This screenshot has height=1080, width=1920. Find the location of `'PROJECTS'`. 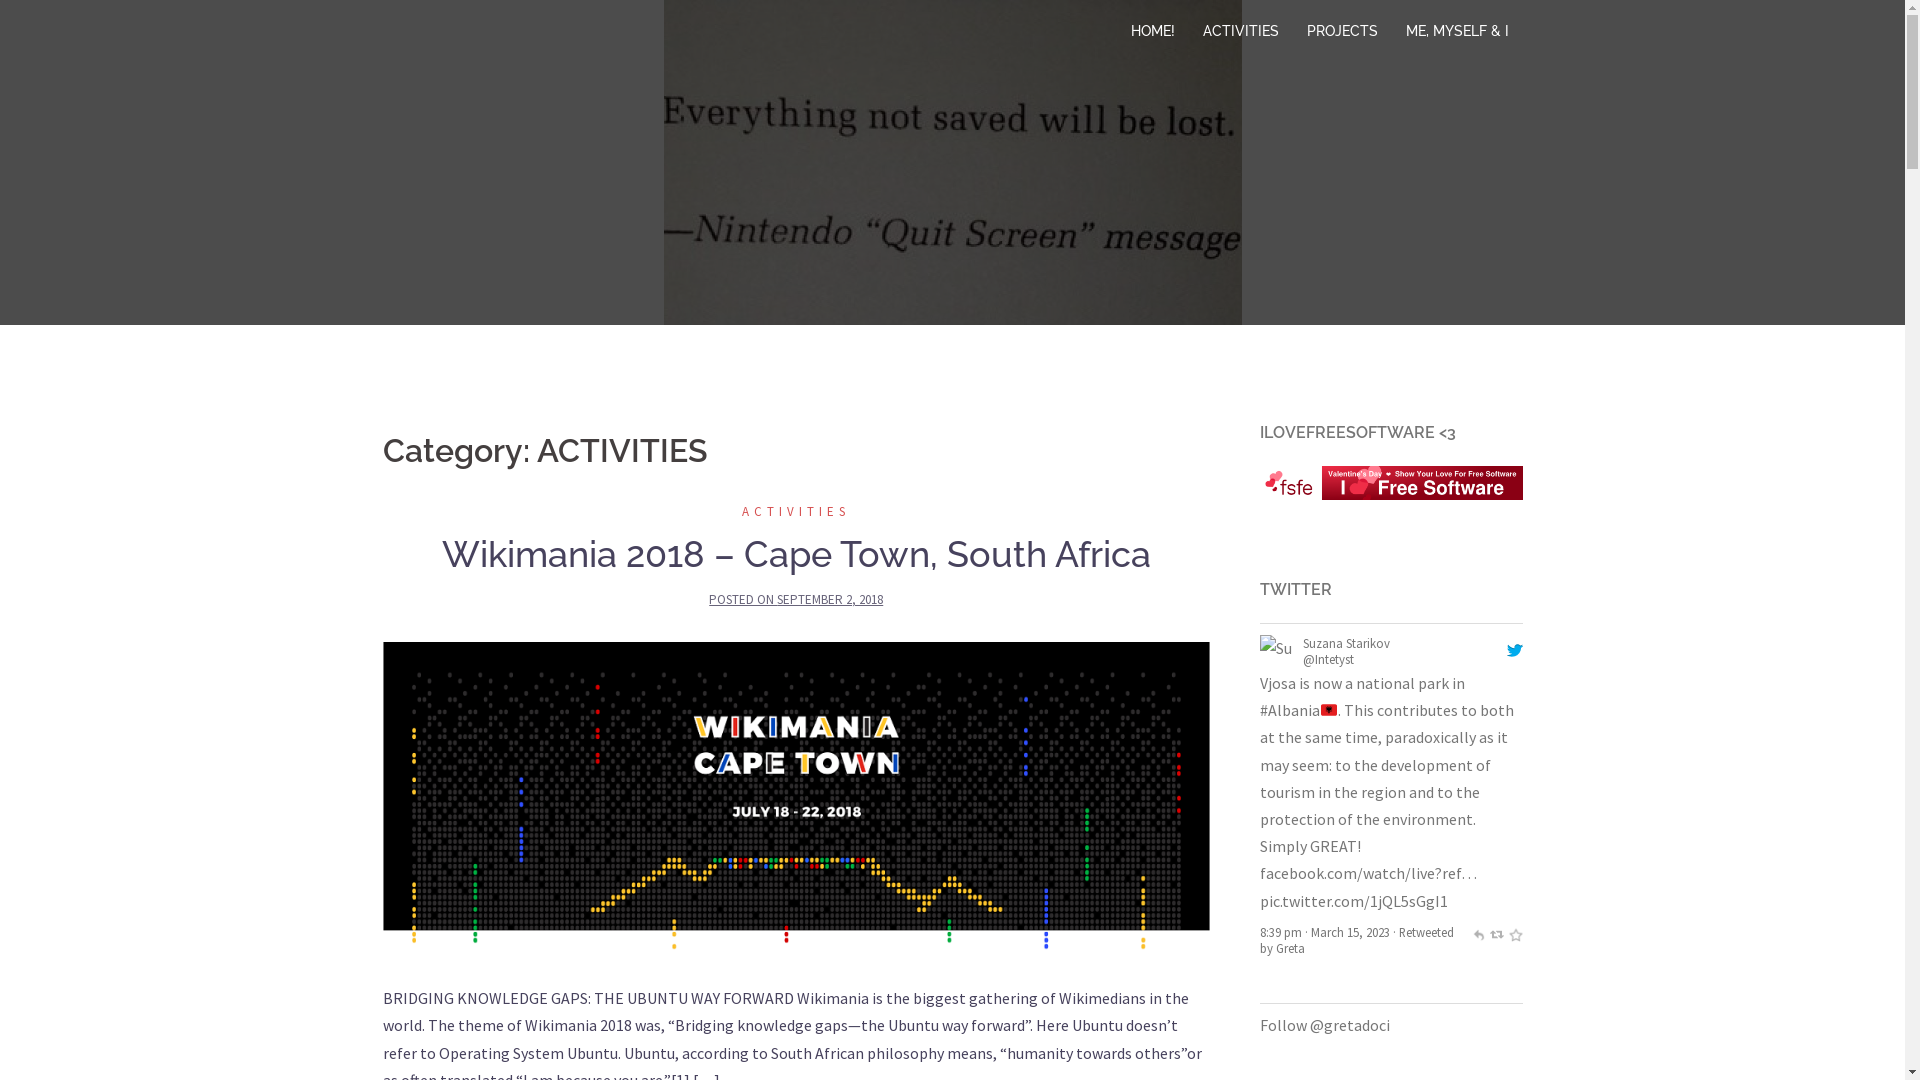

'PROJECTS' is located at coordinates (1341, 31).